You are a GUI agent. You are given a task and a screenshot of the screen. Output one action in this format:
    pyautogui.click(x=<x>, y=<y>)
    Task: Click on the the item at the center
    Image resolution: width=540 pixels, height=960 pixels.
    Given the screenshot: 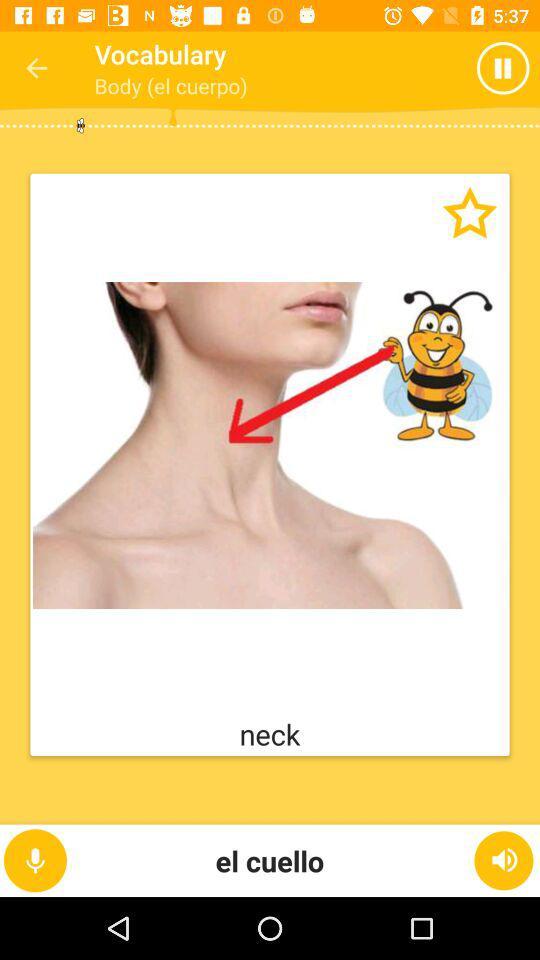 What is the action you would take?
    pyautogui.click(x=270, y=445)
    